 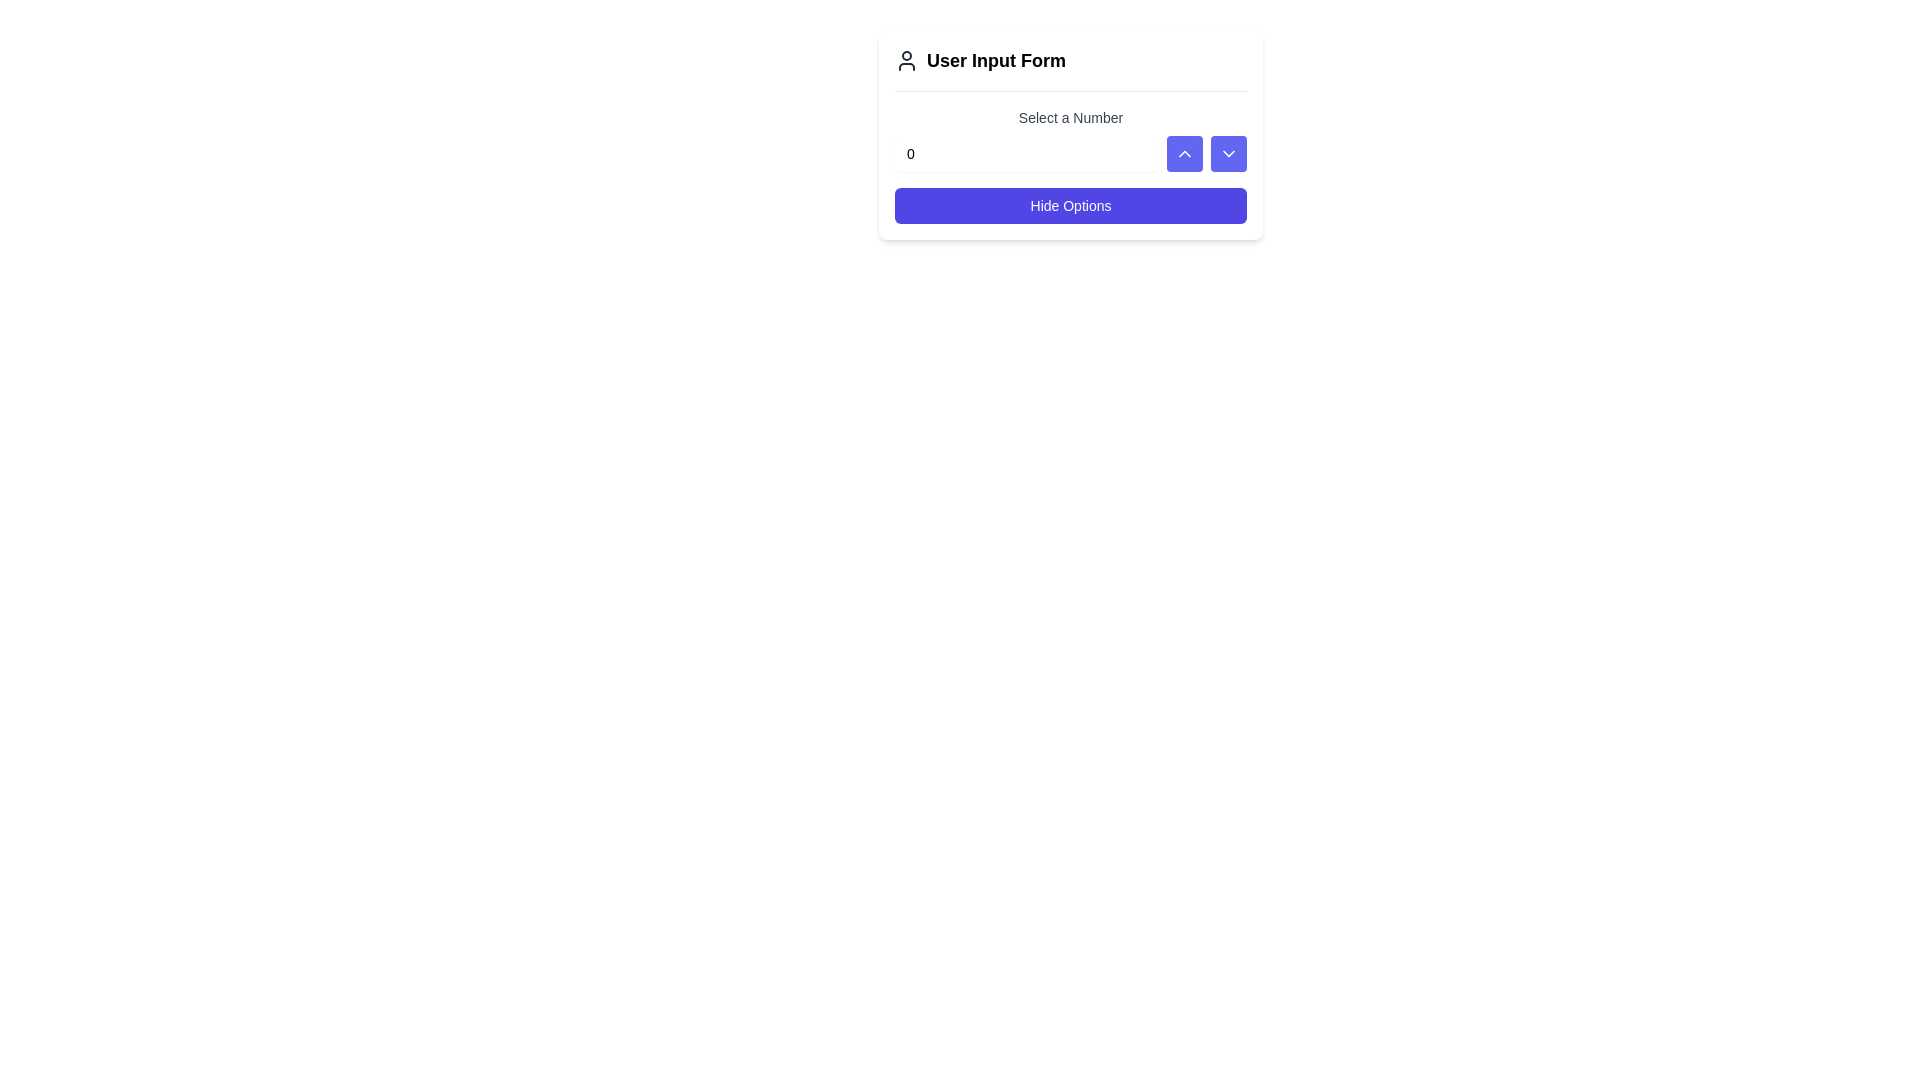 What do you see at coordinates (1069, 205) in the screenshot?
I see `the button located at the bottom of the 'User Input Form'` at bounding box center [1069, 205].